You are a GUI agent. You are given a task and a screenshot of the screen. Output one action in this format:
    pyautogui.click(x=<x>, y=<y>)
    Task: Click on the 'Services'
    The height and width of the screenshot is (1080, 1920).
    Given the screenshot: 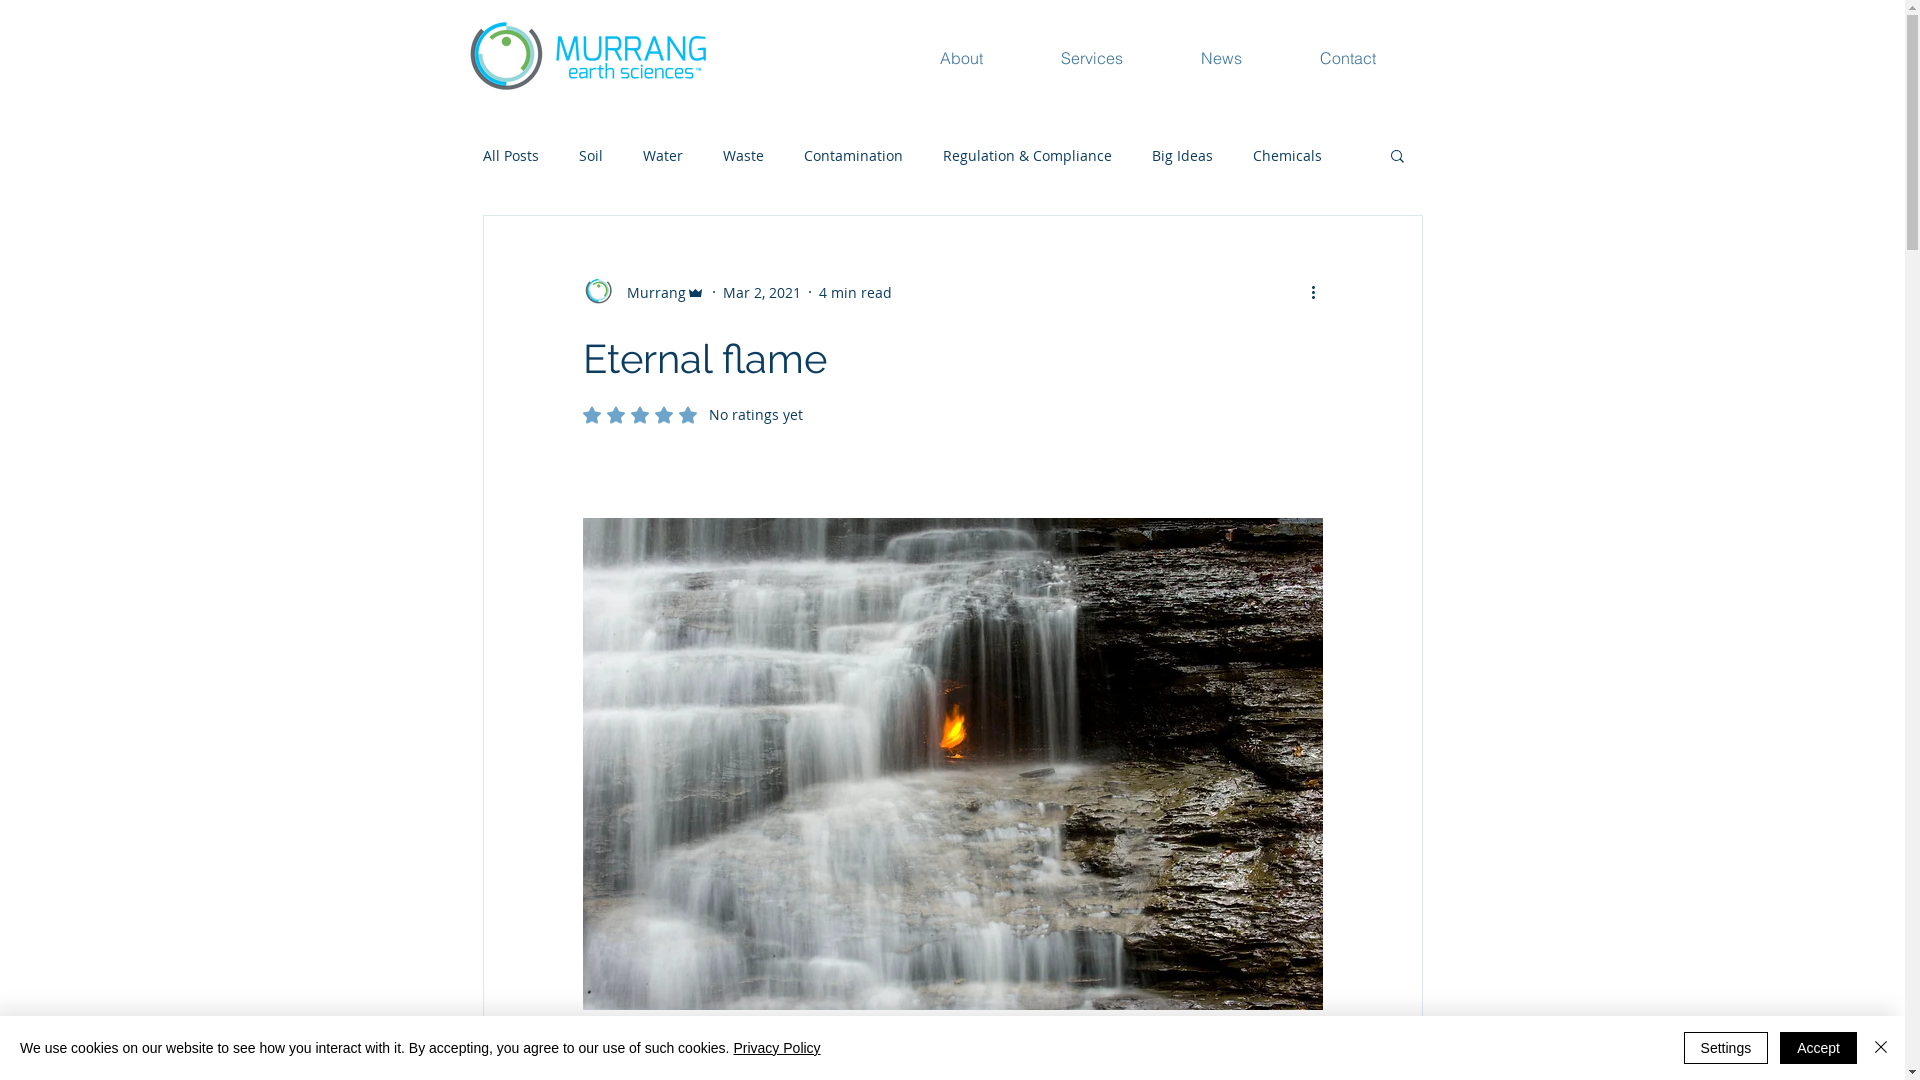 What is the action you would take?
    pyautogui.click(x=1118, y=56)
    